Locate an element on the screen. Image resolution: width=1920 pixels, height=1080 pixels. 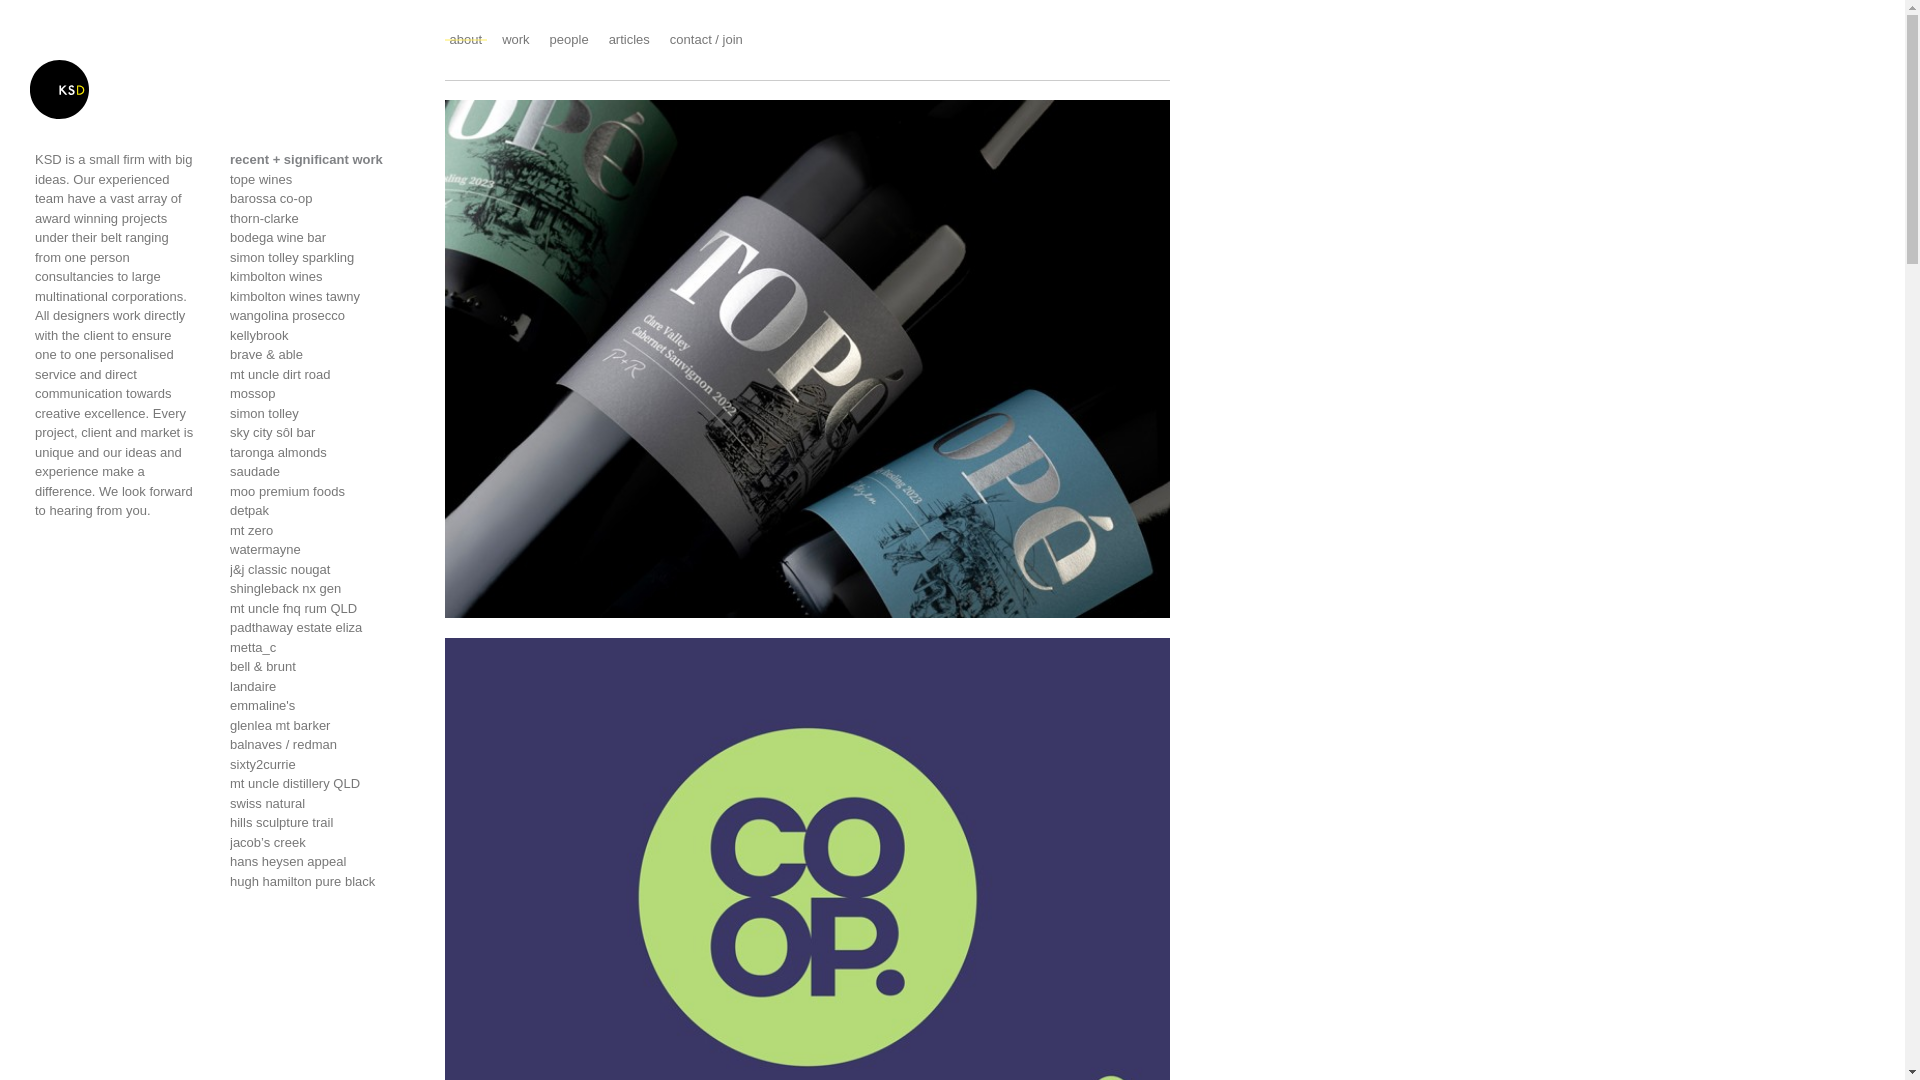
'balnaves / redman' is located at coordinates (320, 744).